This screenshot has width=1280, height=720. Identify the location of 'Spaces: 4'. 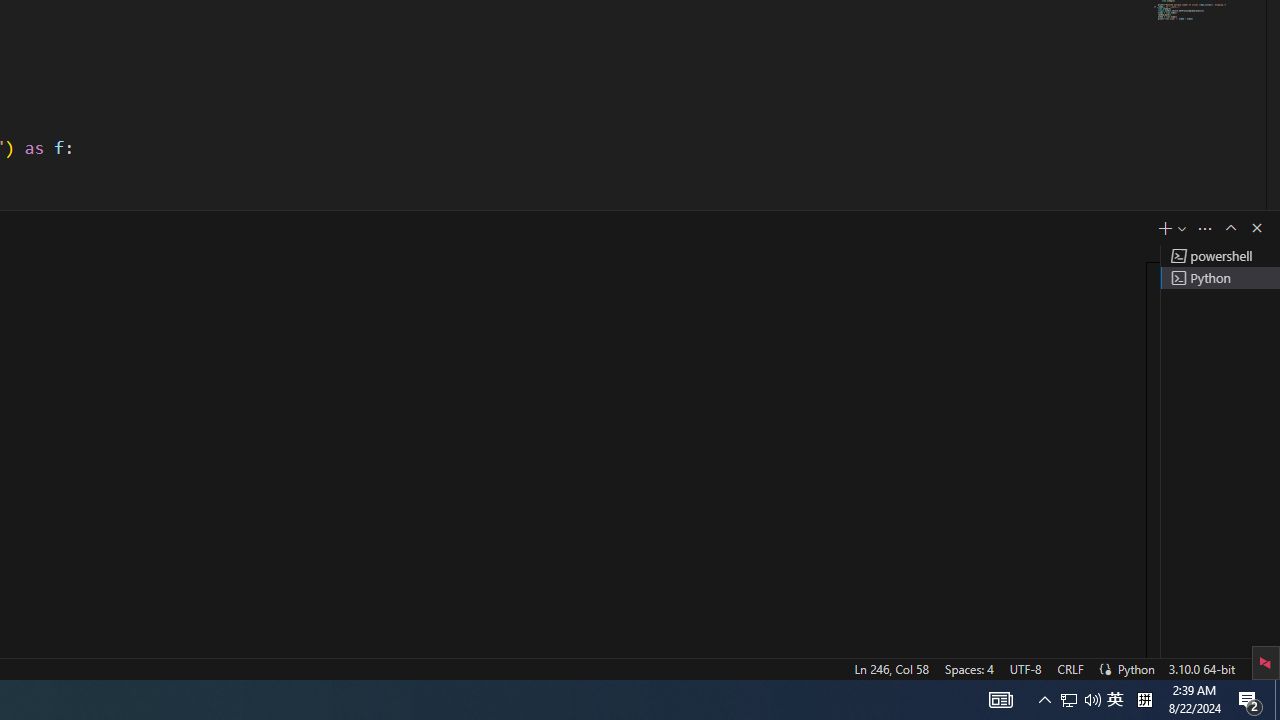
(968, 668).